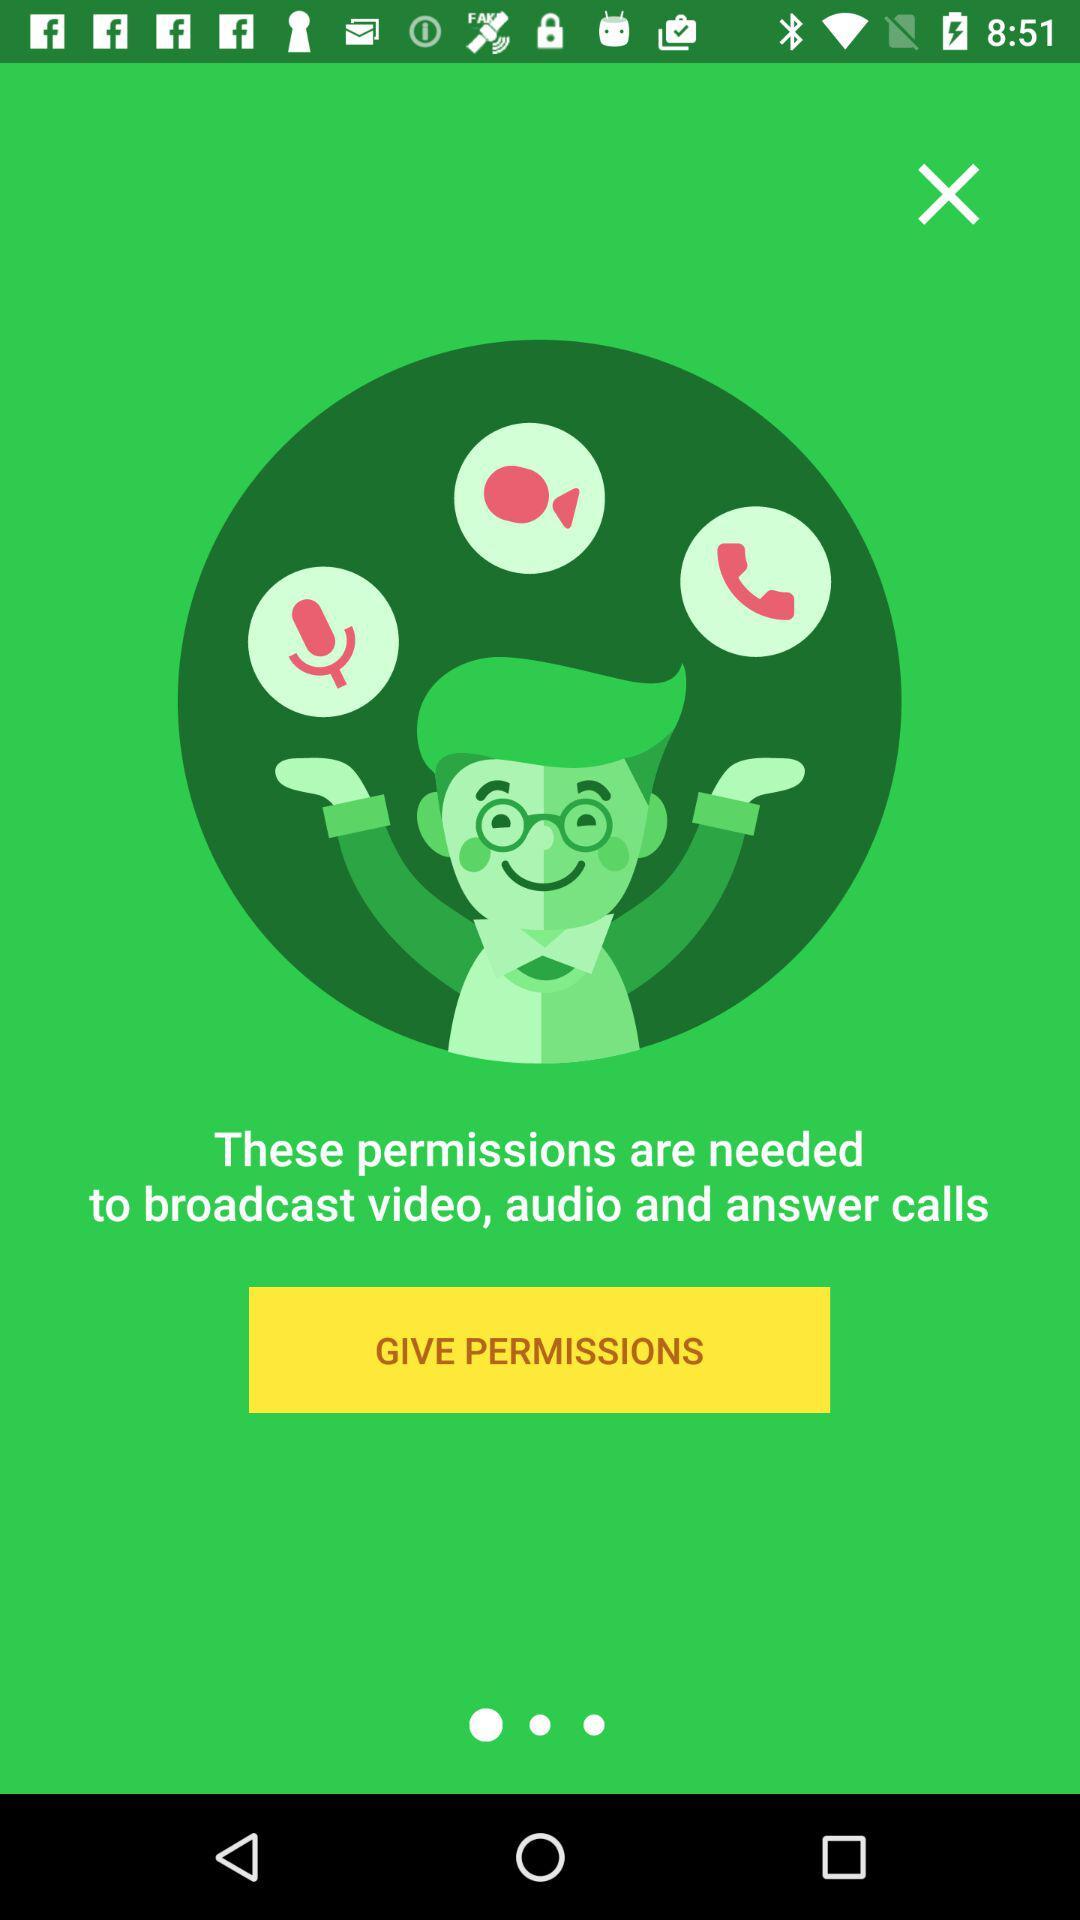  I want to click on the icon at the top right corner, so click(947, 194).